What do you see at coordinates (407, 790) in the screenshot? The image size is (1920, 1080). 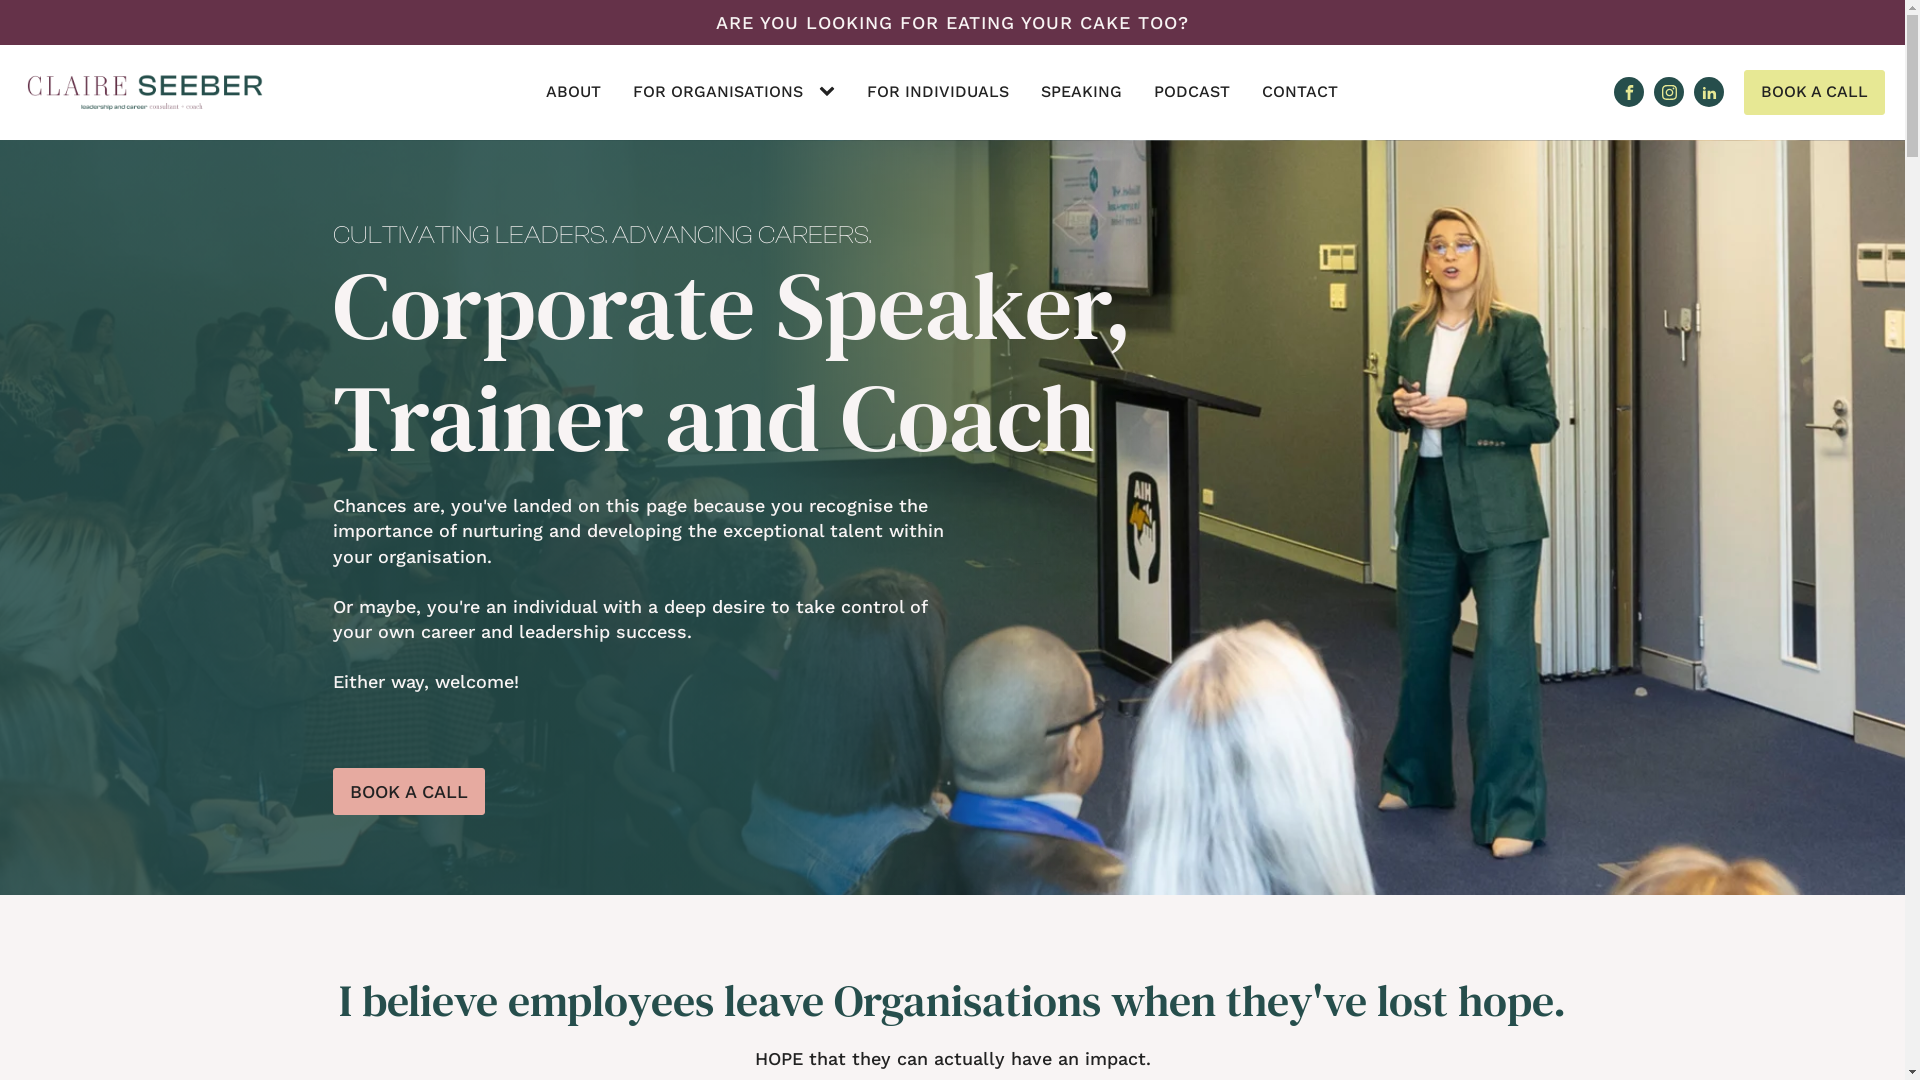 I see `'BOOK A CALL'` at bounding box center [407, 790].